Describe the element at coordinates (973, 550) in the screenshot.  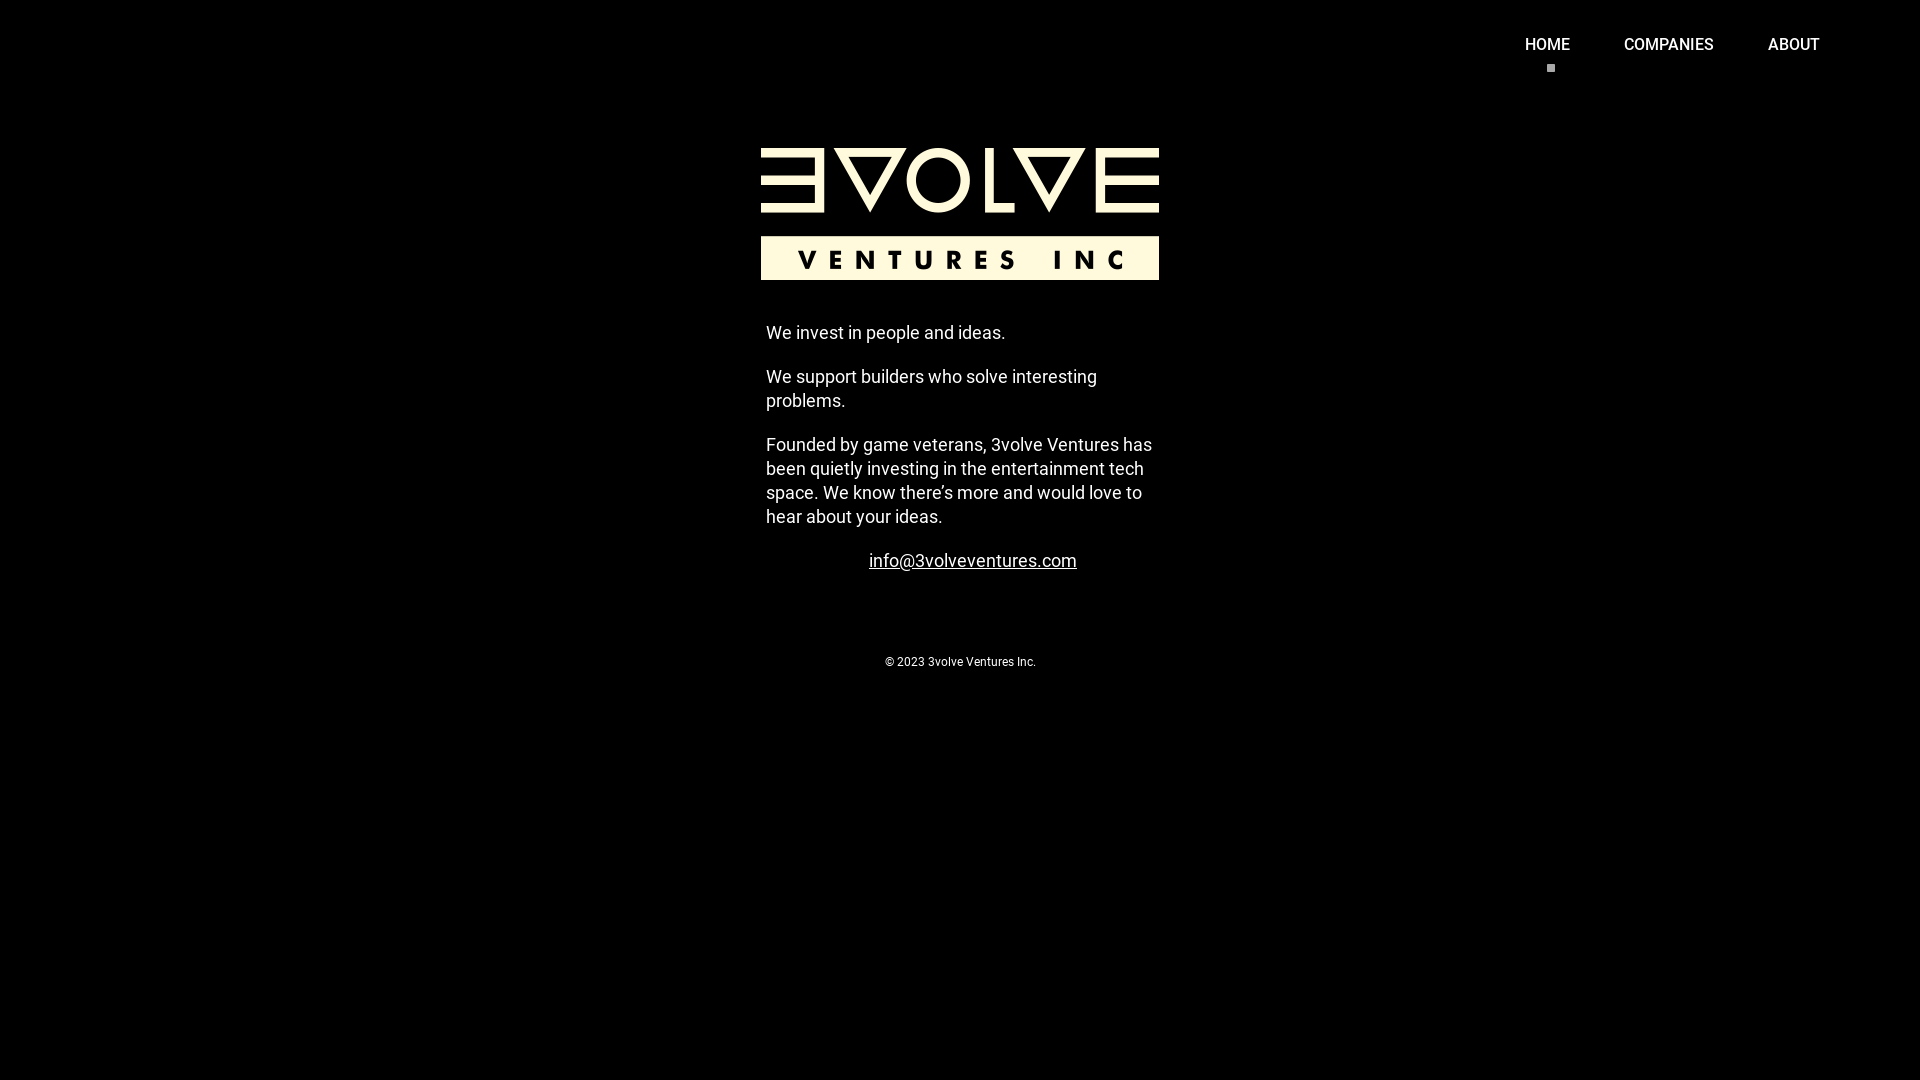
I see `'info@3volveventures.com'` at that location.